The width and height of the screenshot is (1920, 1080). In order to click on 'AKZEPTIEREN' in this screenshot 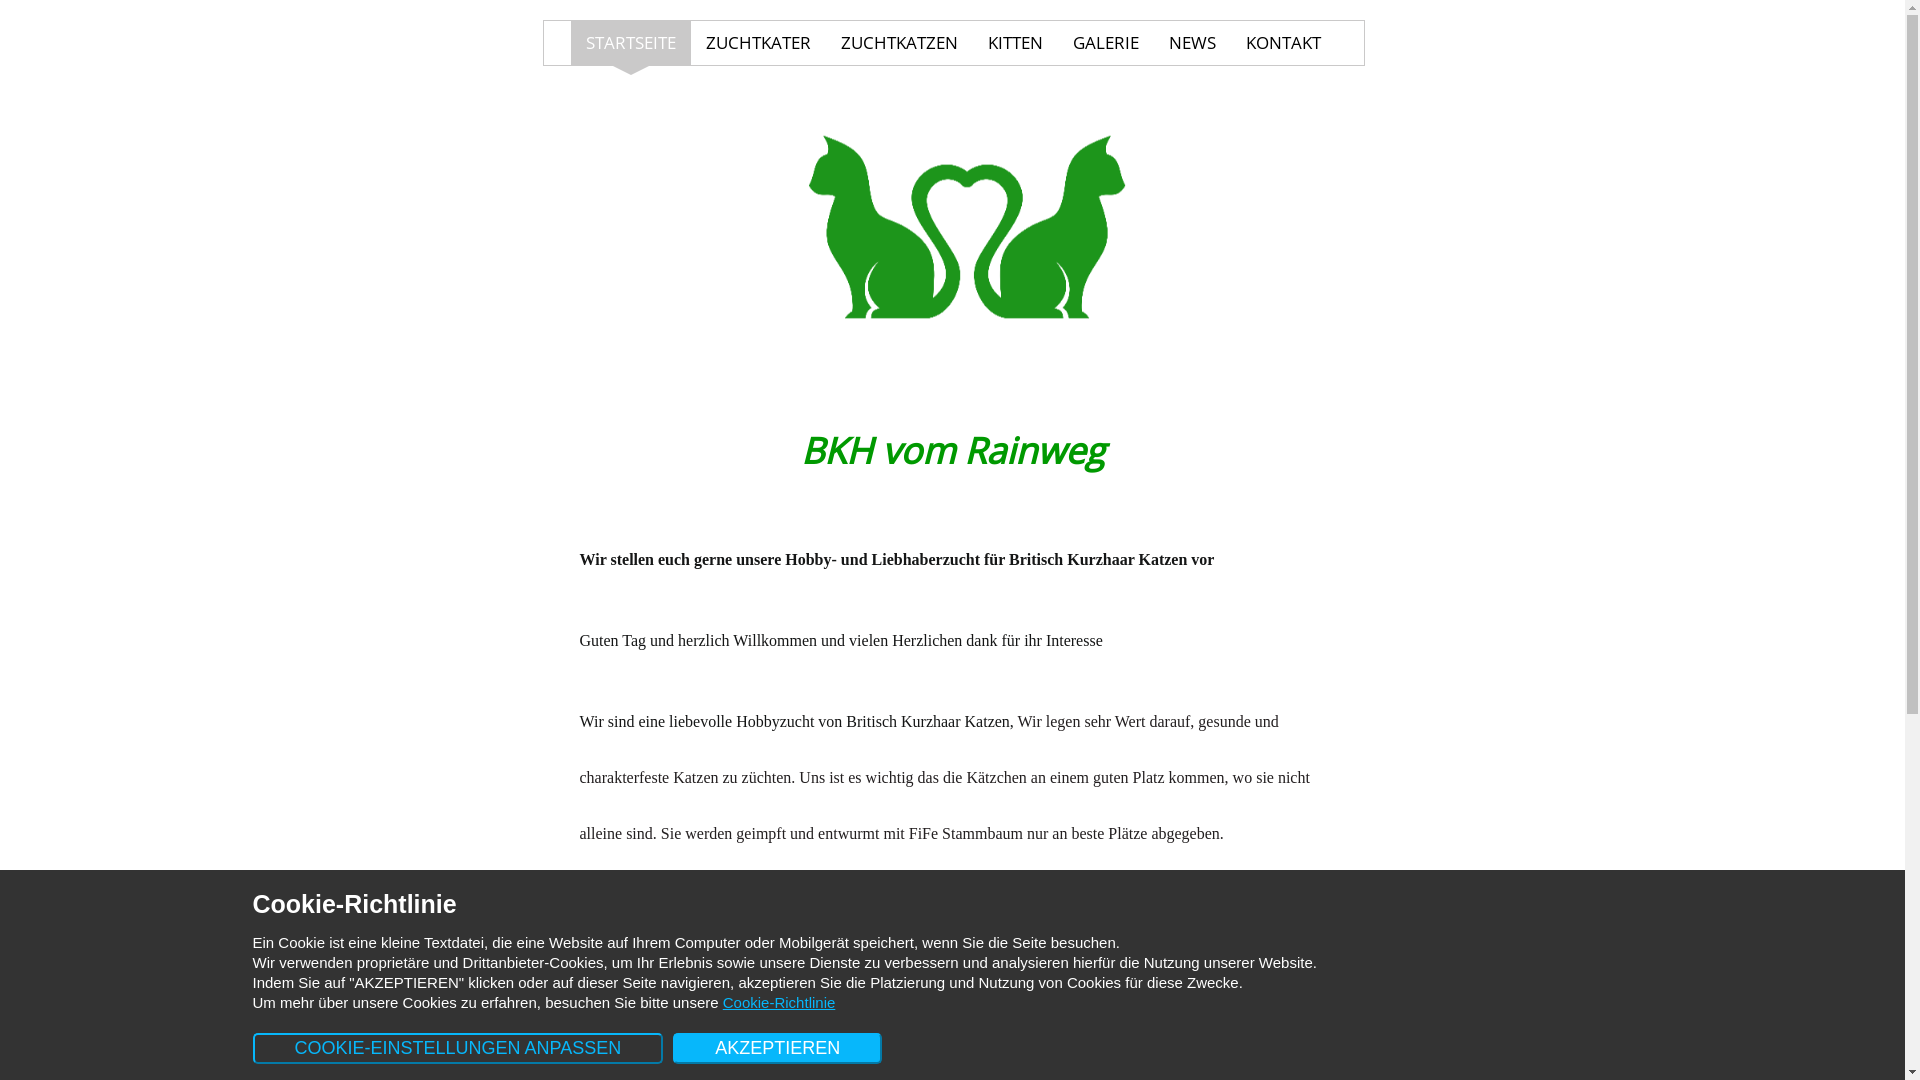, I will do `click(672, 1047)`.